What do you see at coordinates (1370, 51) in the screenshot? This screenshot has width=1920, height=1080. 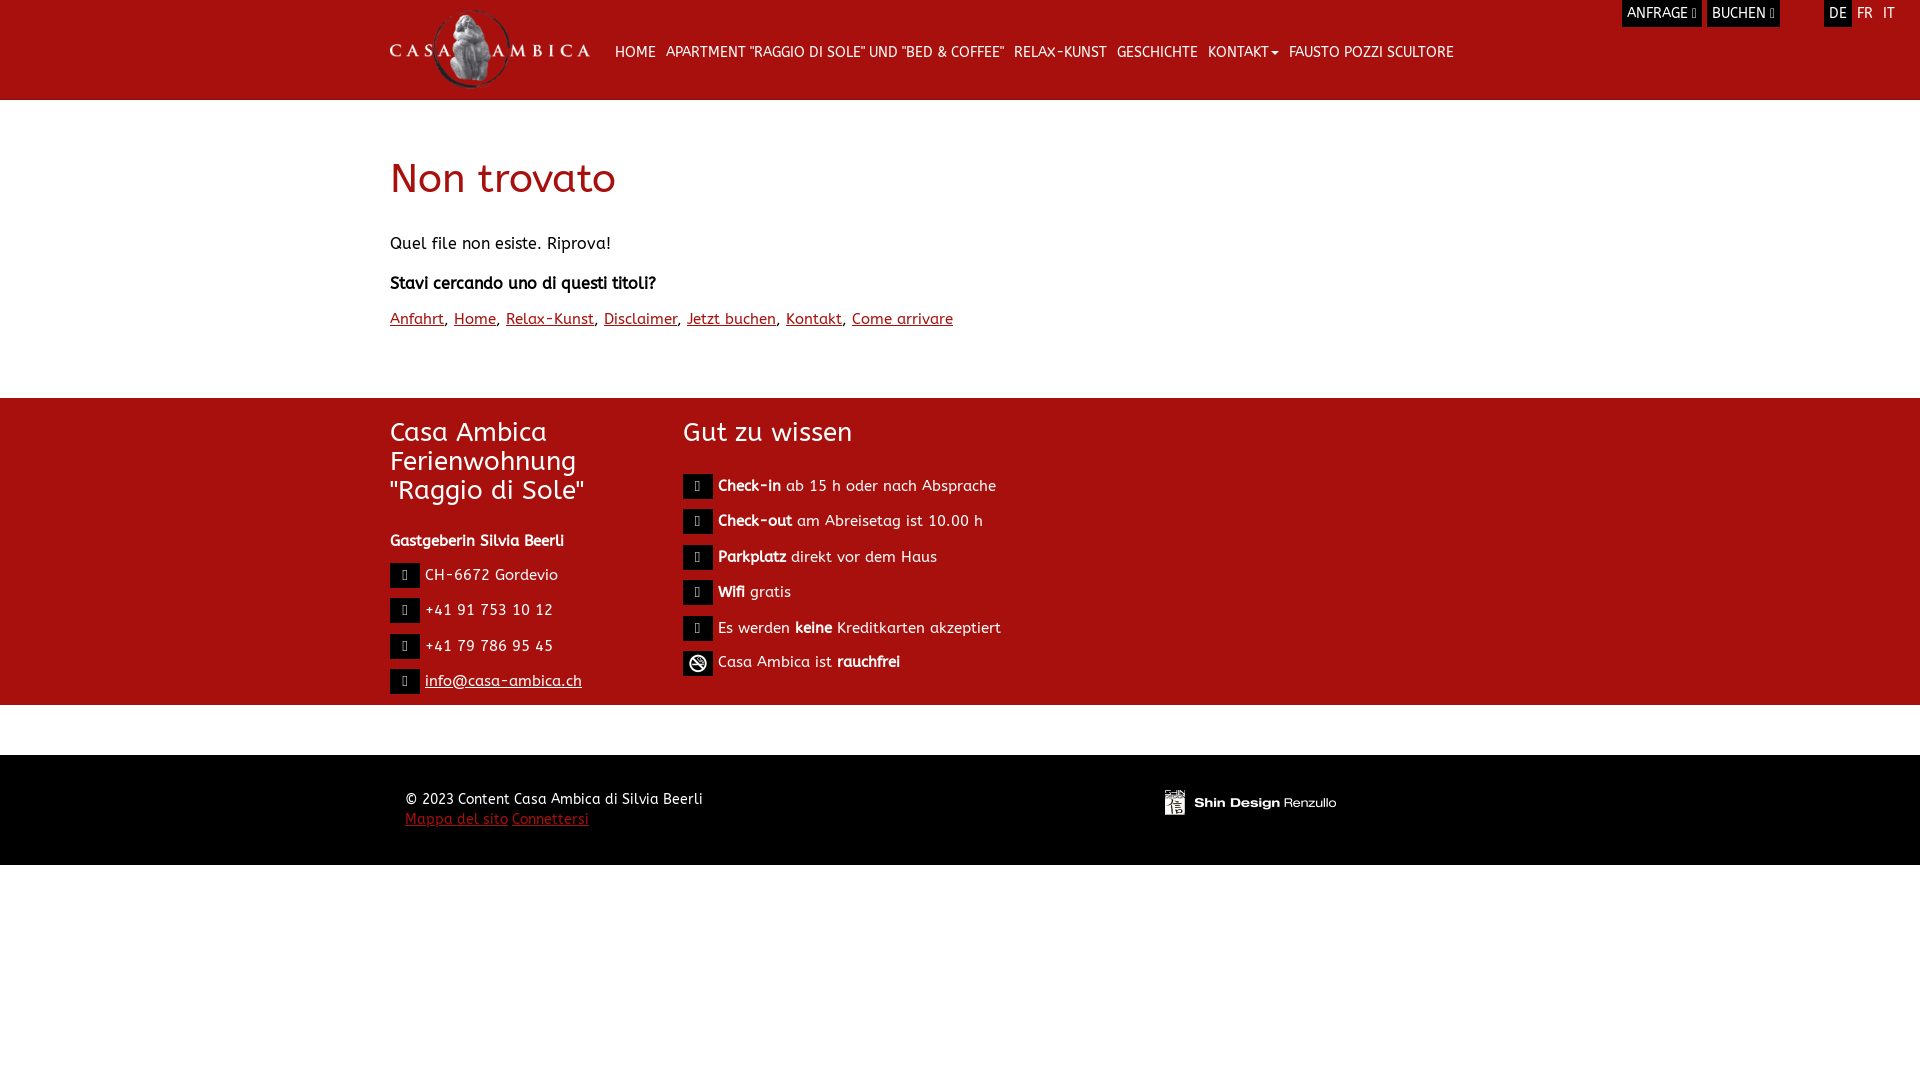 I see `'FAUSTO POZZI SCULTORE'` at bounding box center [1370, 51].